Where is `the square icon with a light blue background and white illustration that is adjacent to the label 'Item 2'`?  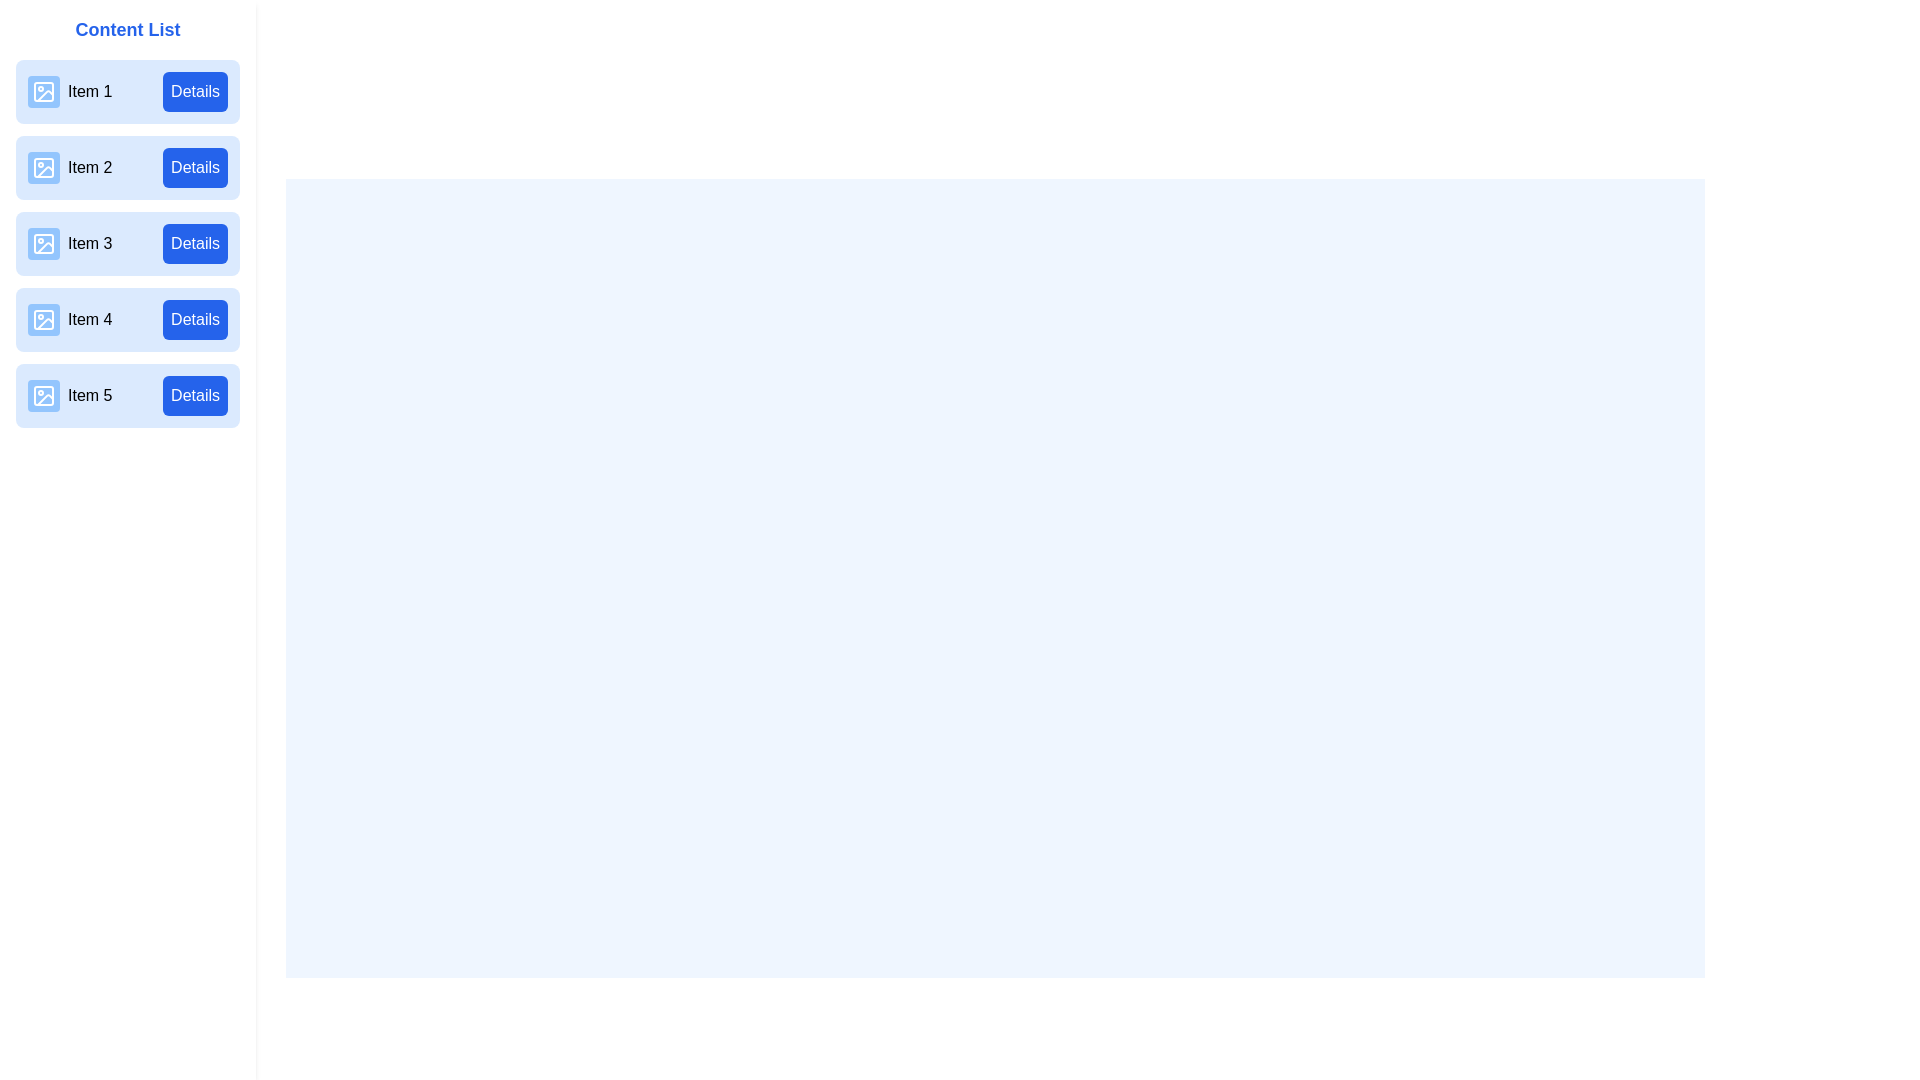 the square icon with a light blue background and white illustration that is adjacent to the label 'Item 2' is located at coordinates (43, 167).